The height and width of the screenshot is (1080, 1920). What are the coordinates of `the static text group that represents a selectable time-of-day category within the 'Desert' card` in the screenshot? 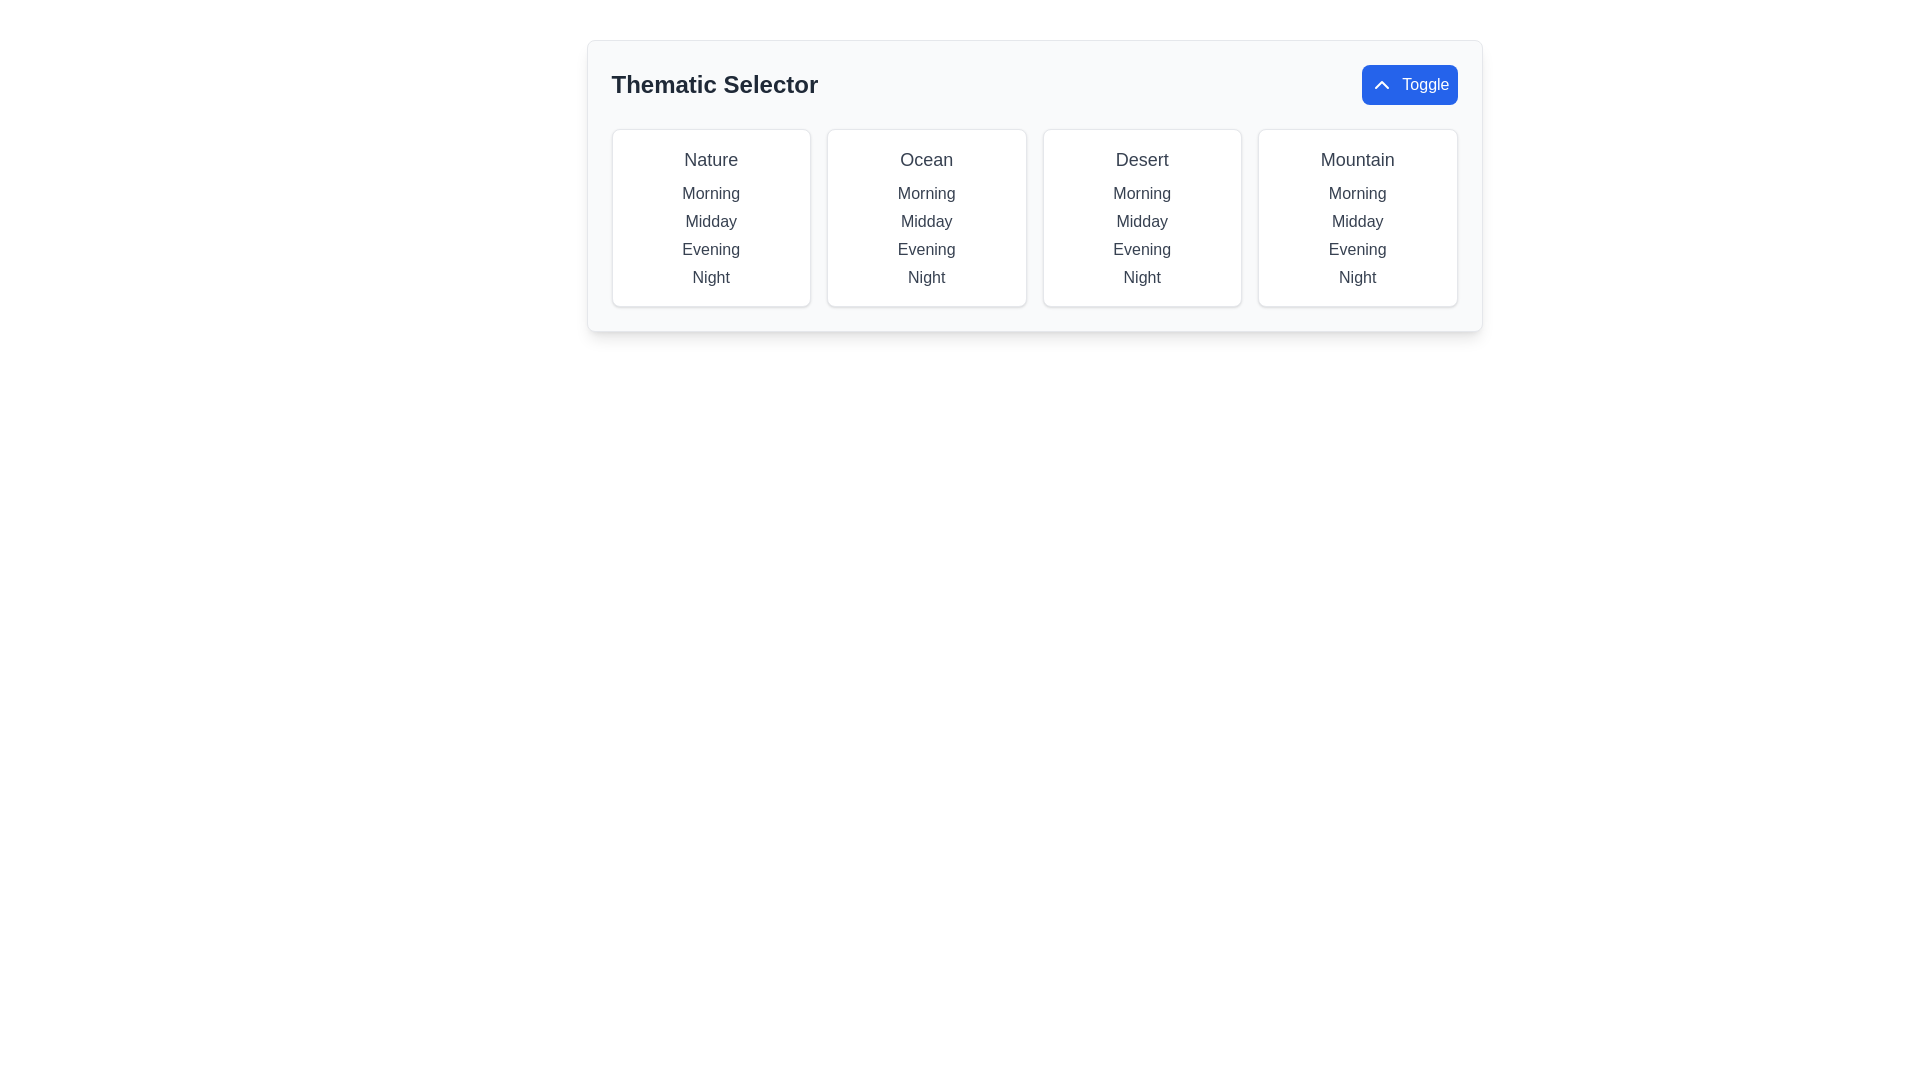 It's located at (1142, 234).